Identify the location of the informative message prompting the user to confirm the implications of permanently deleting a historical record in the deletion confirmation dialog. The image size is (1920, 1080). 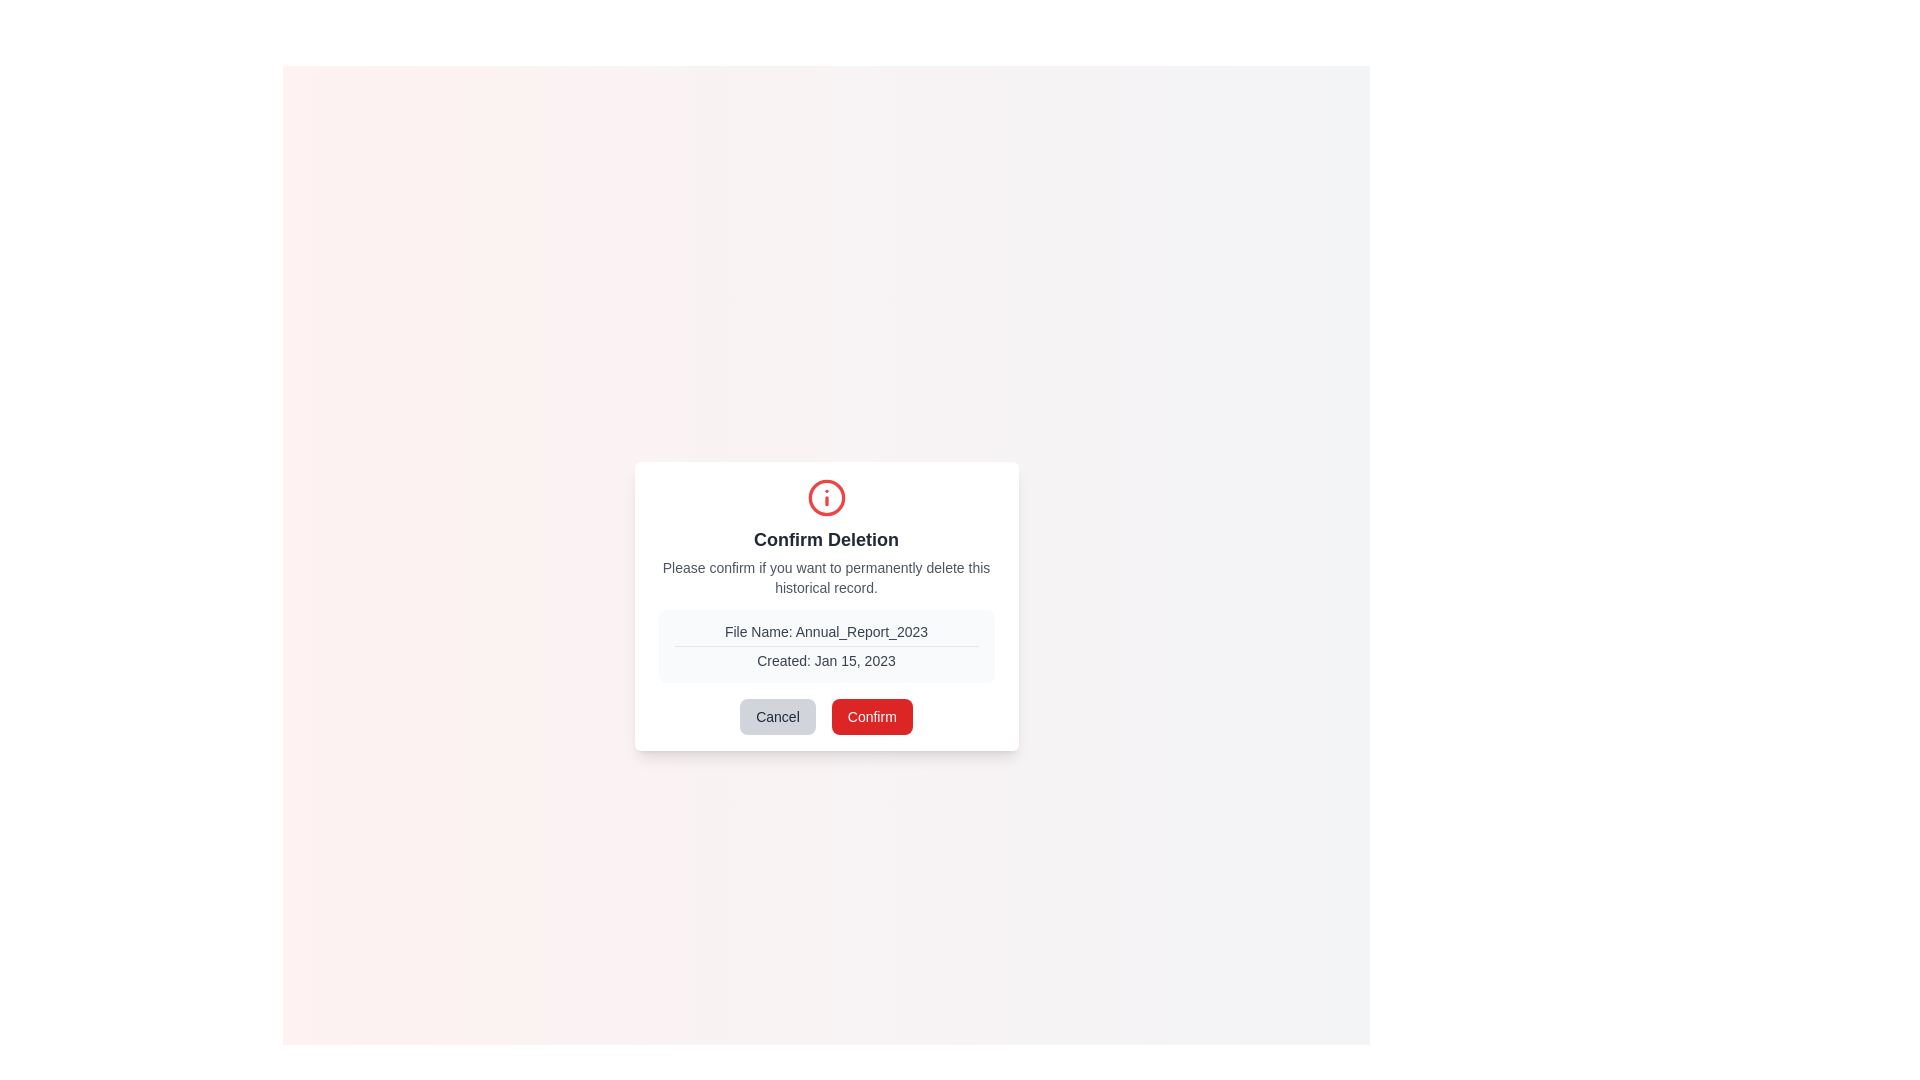
(826, 577).